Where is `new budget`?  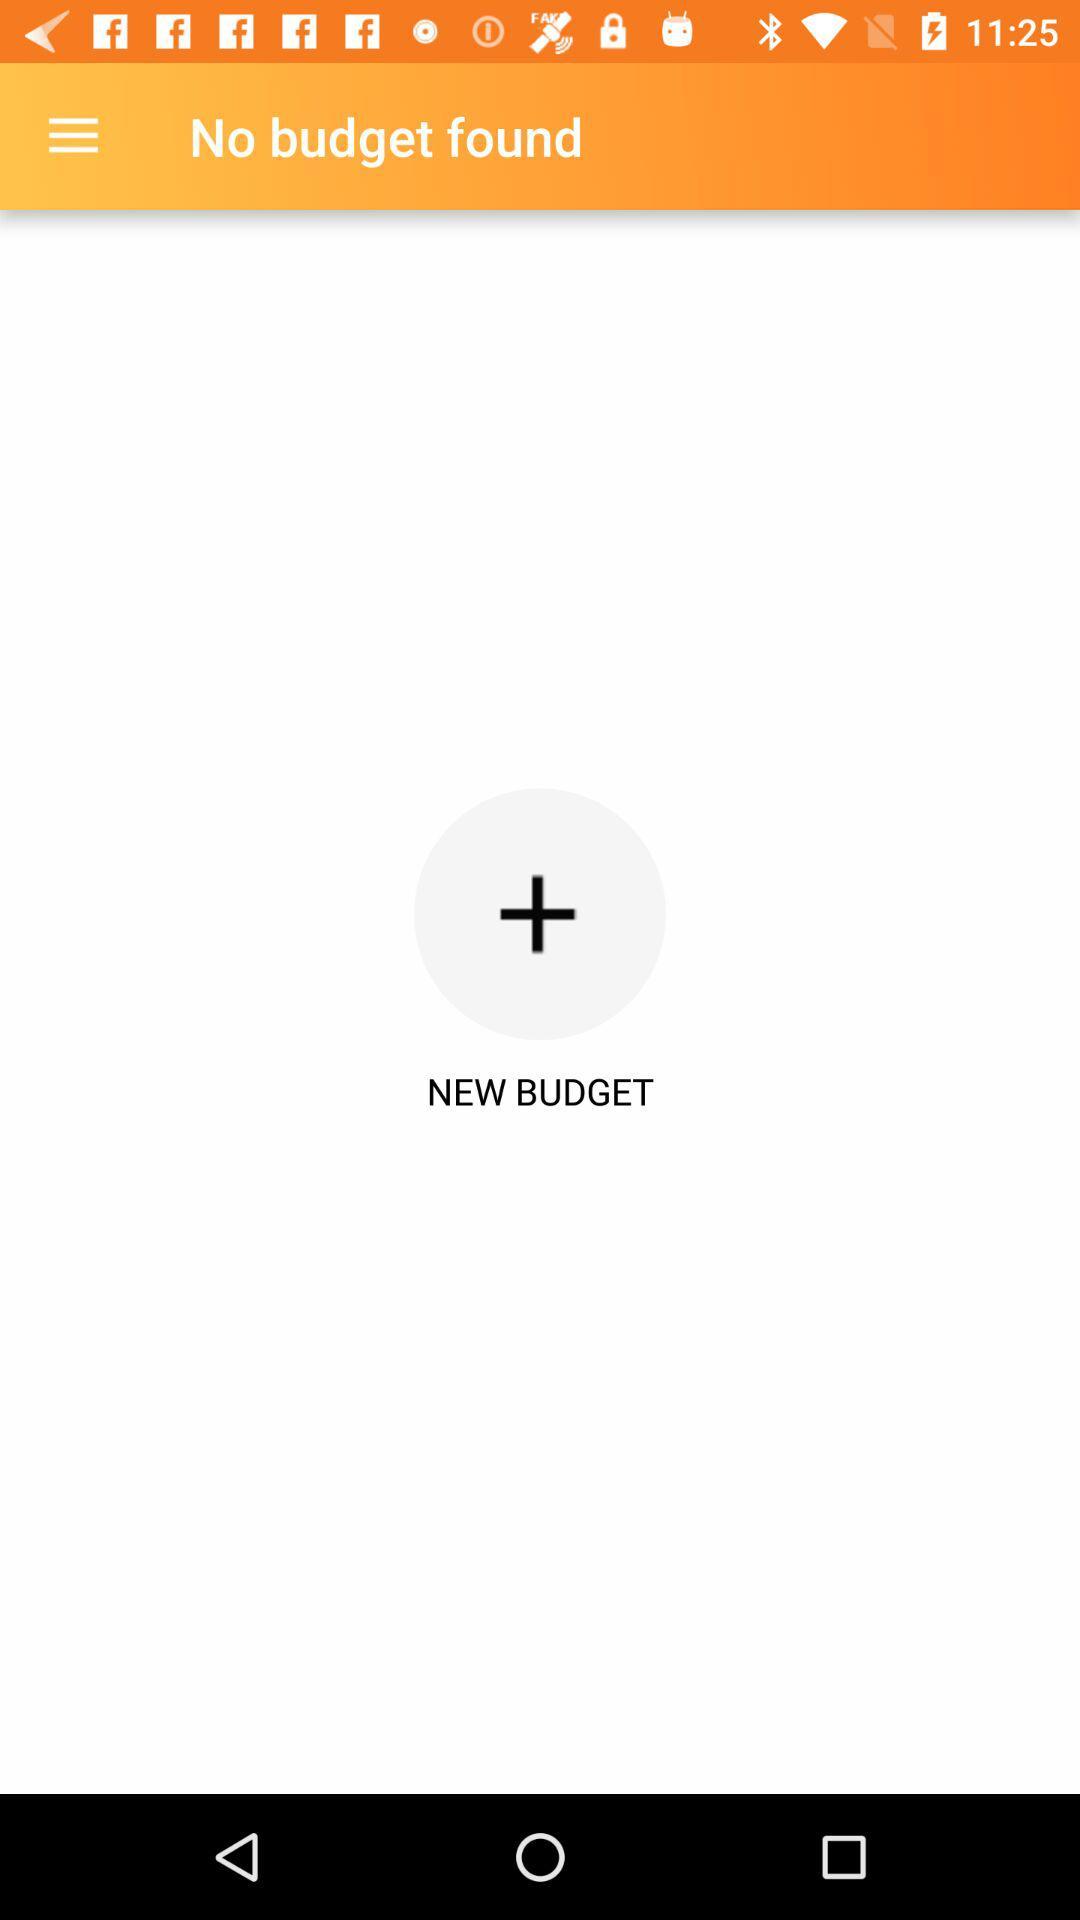
new budget is located at coordinates (540, 913).